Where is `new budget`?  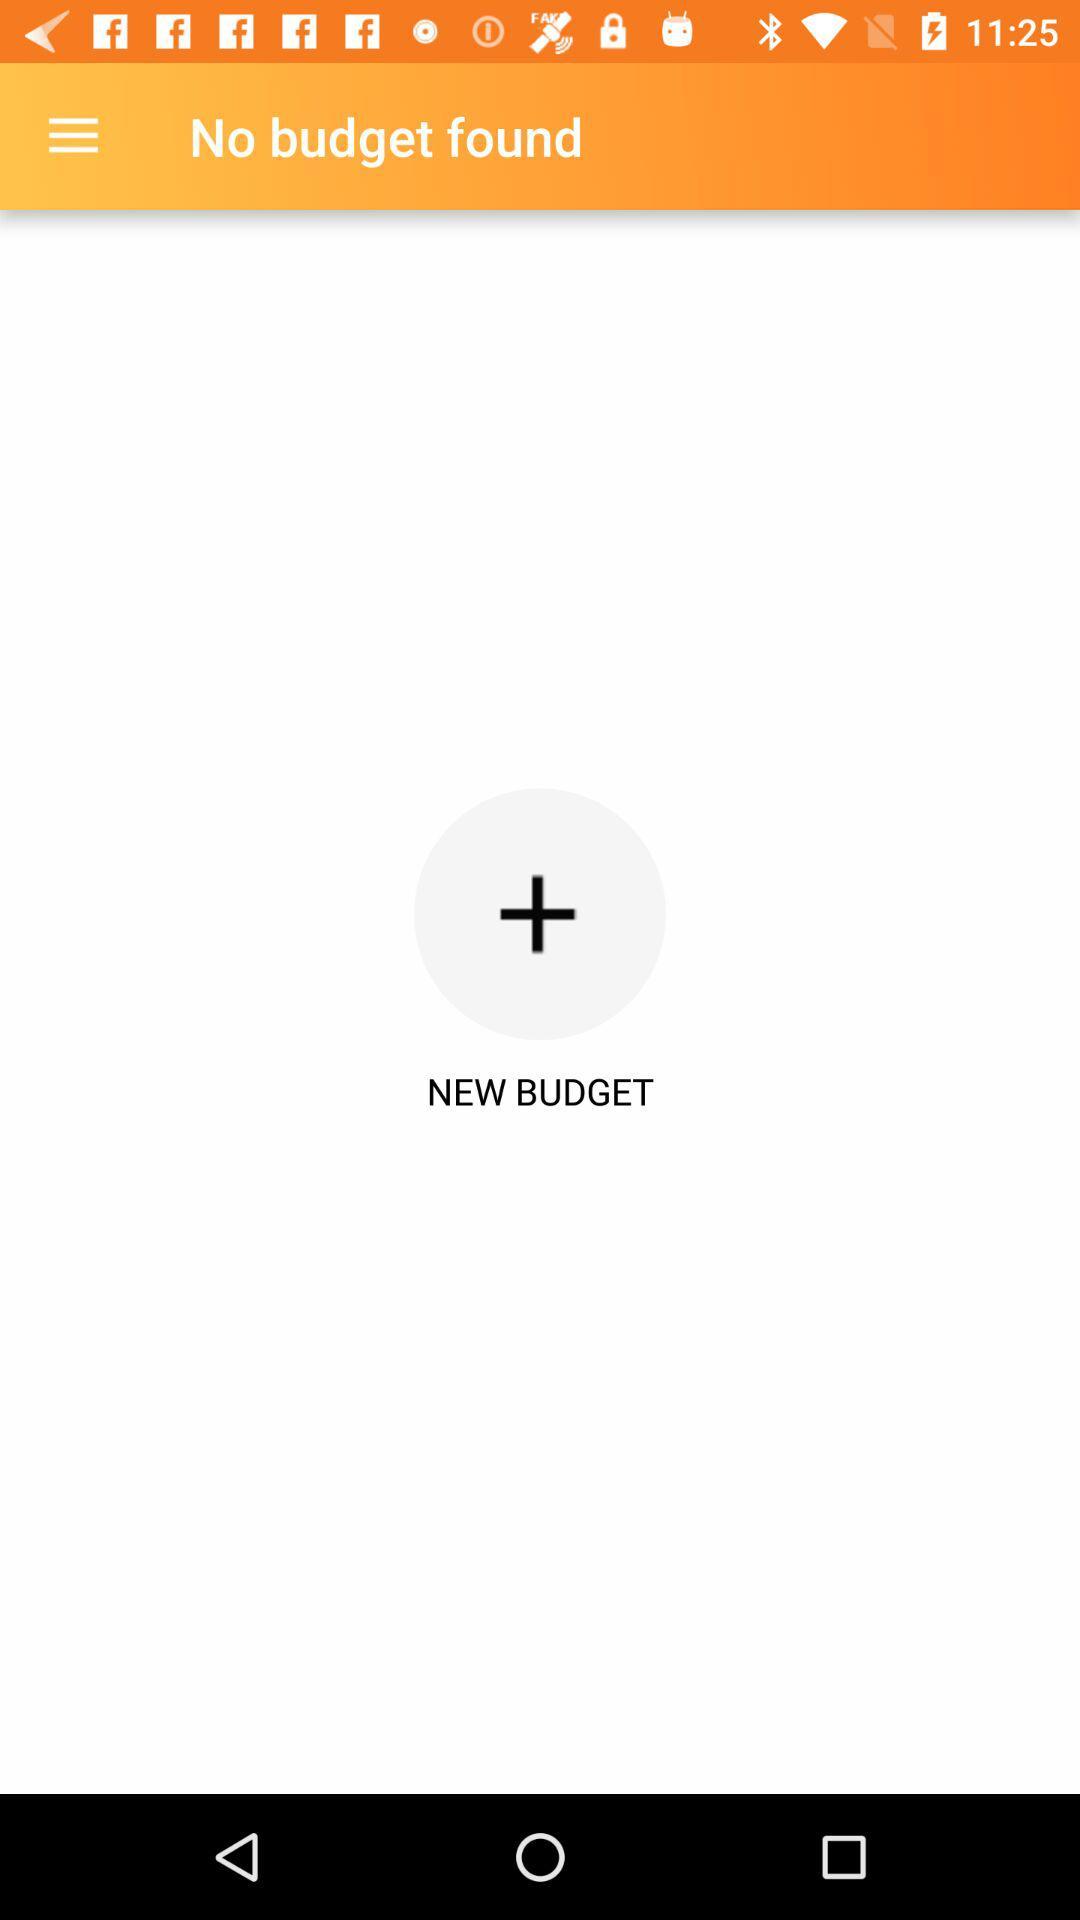
new budget is located at coordinates (540, 913).